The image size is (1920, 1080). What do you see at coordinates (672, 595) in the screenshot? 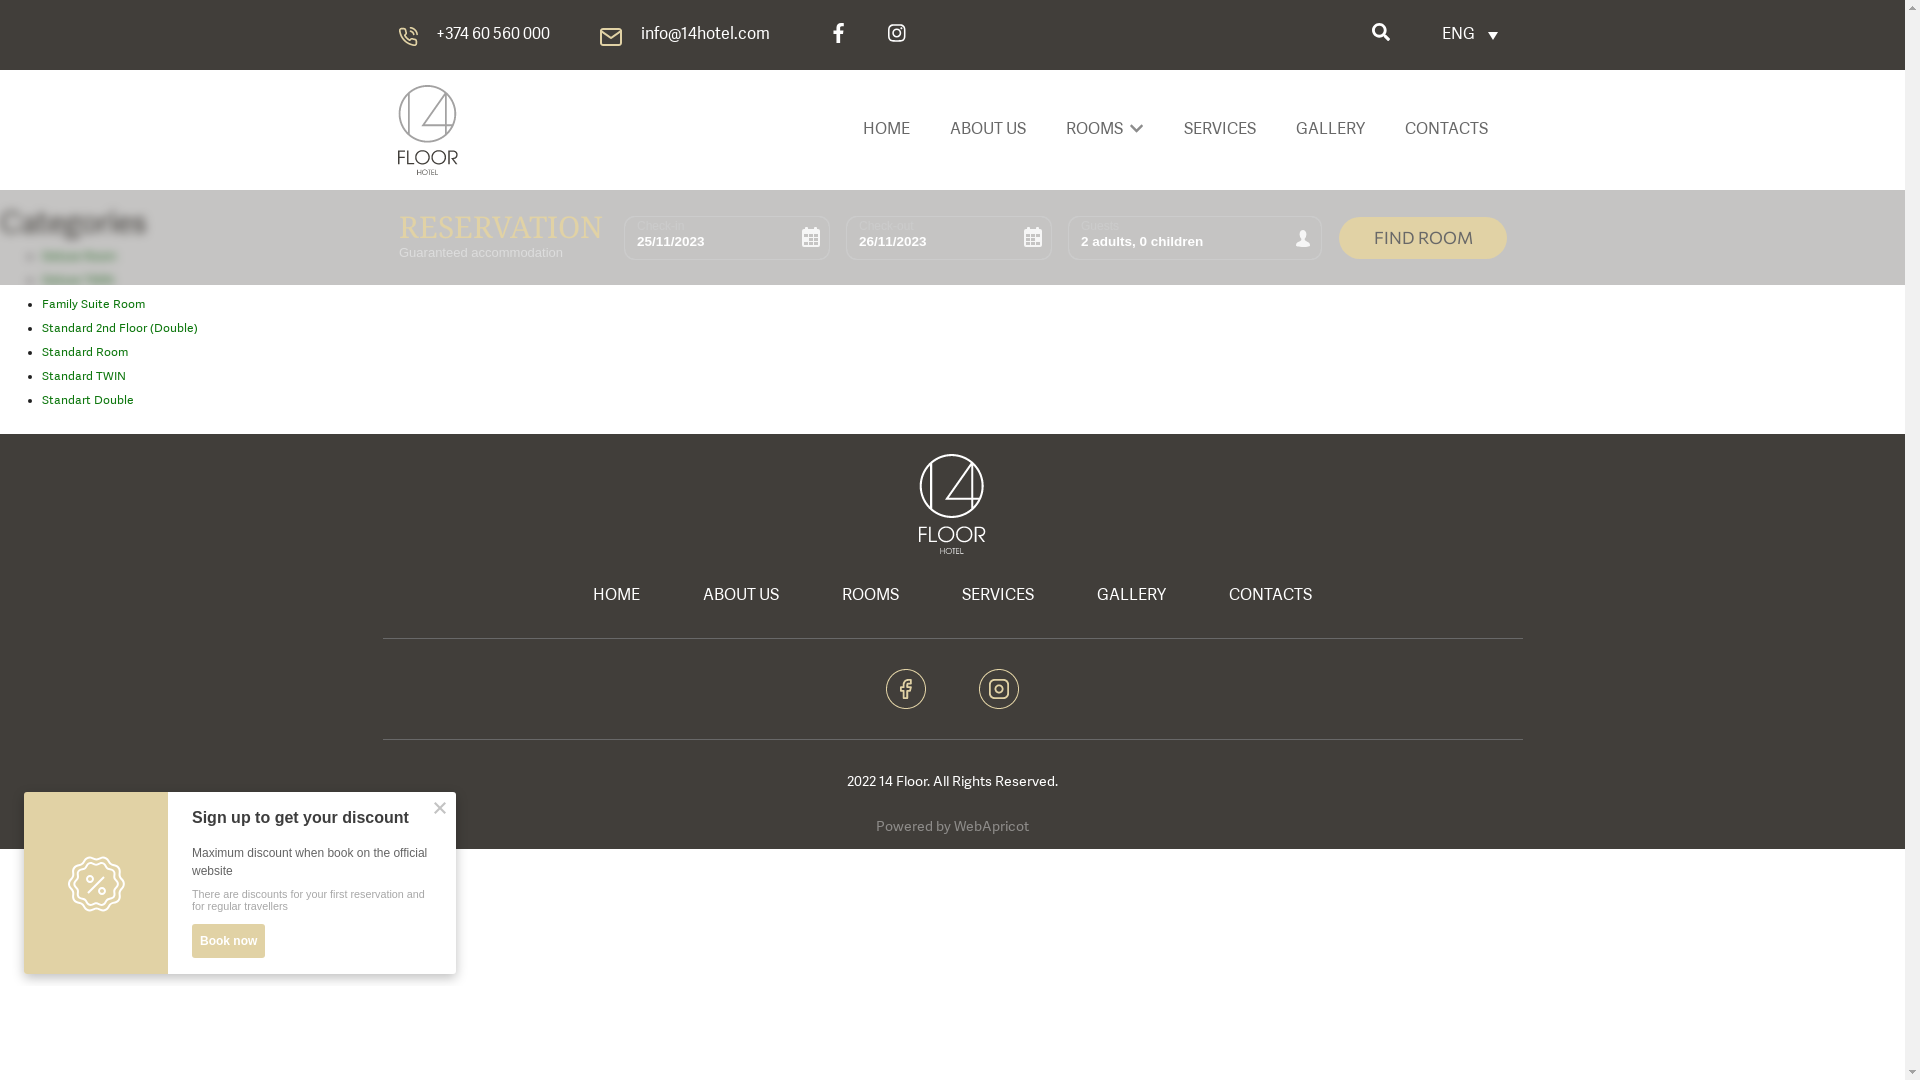
I see `'ABOUT US'` at bounding box center [672, 595].